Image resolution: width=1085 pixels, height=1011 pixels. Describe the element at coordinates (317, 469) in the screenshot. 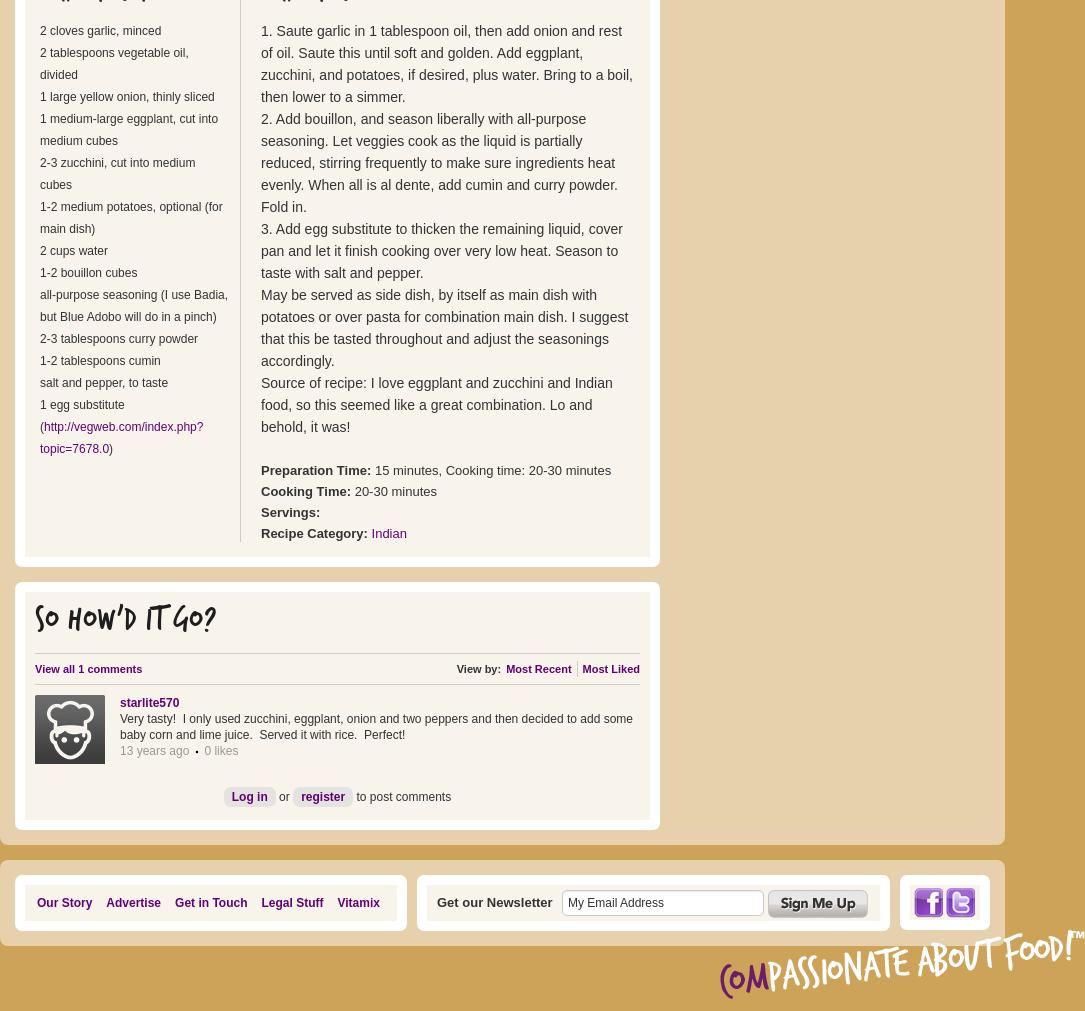

I see `'Preparation Time:'` at that location.